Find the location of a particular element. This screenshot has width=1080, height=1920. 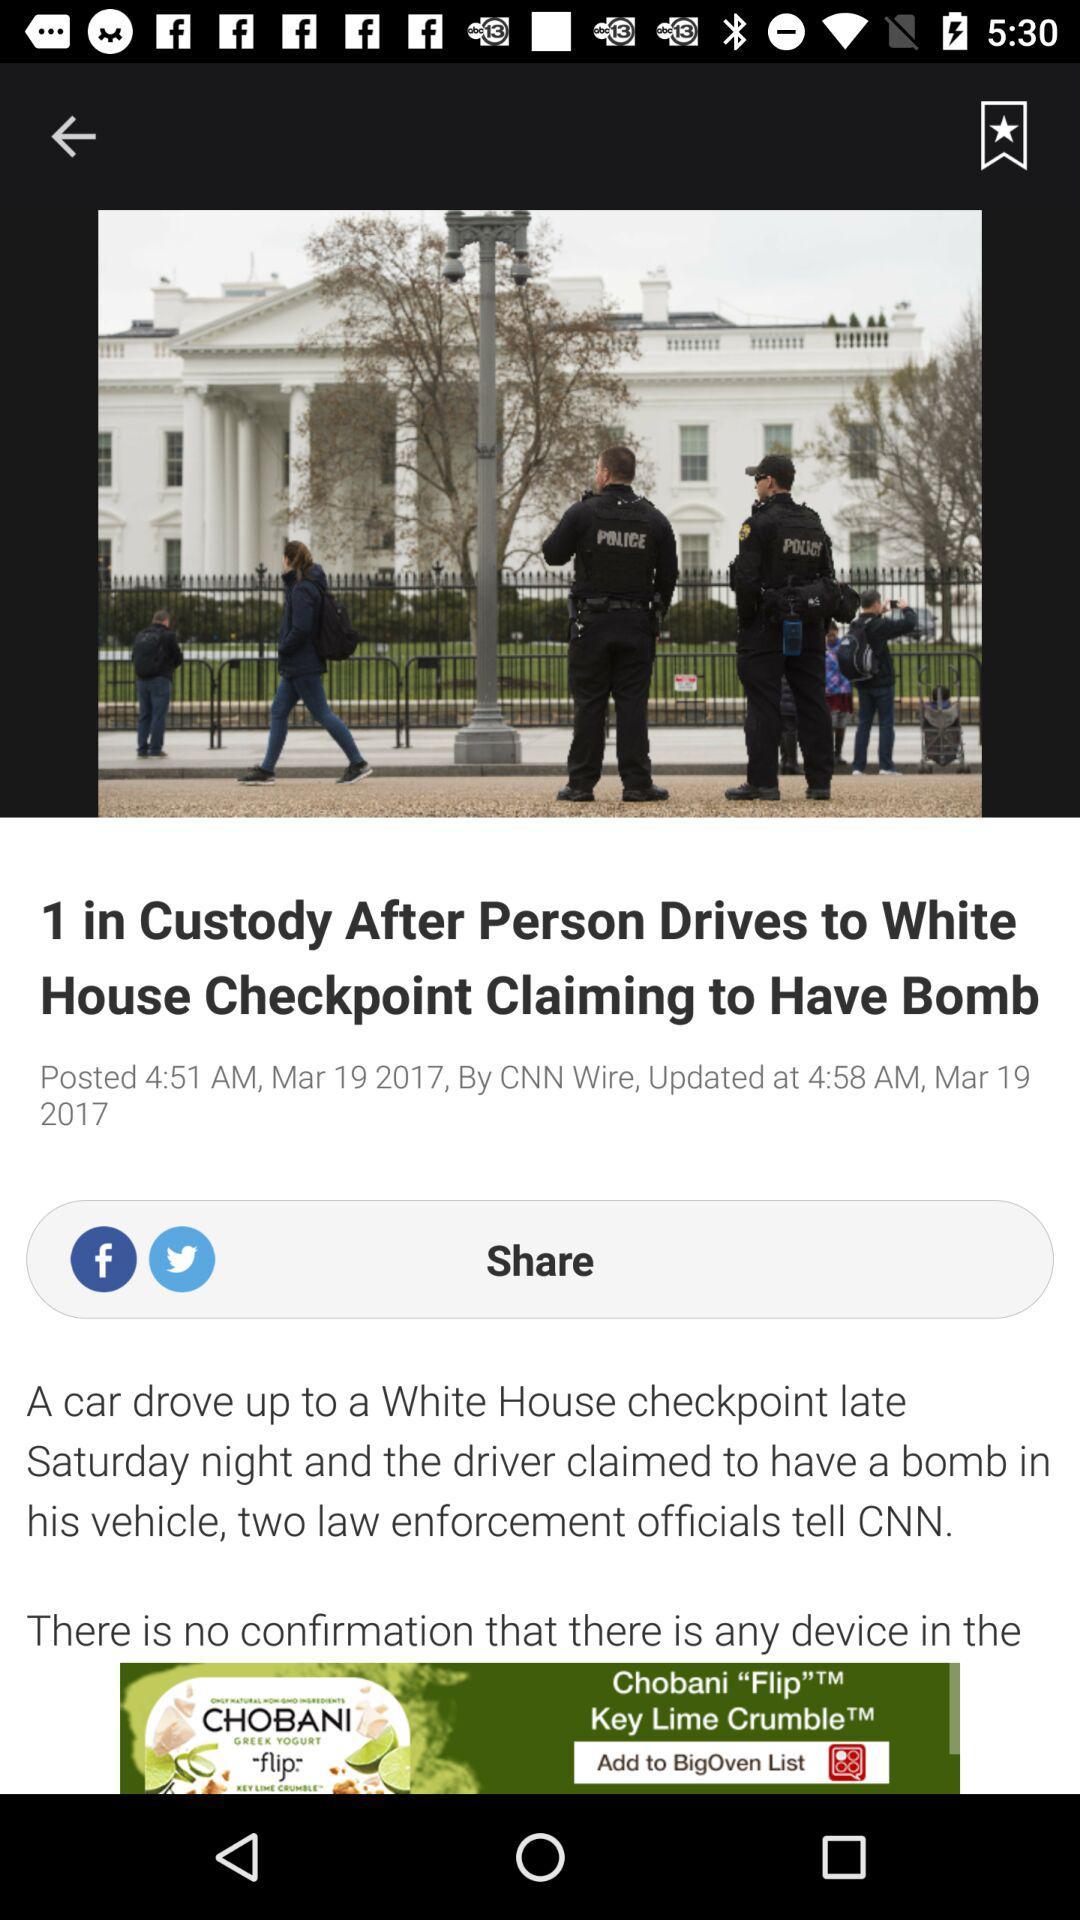

content back button is located at coordinates (72, 135).